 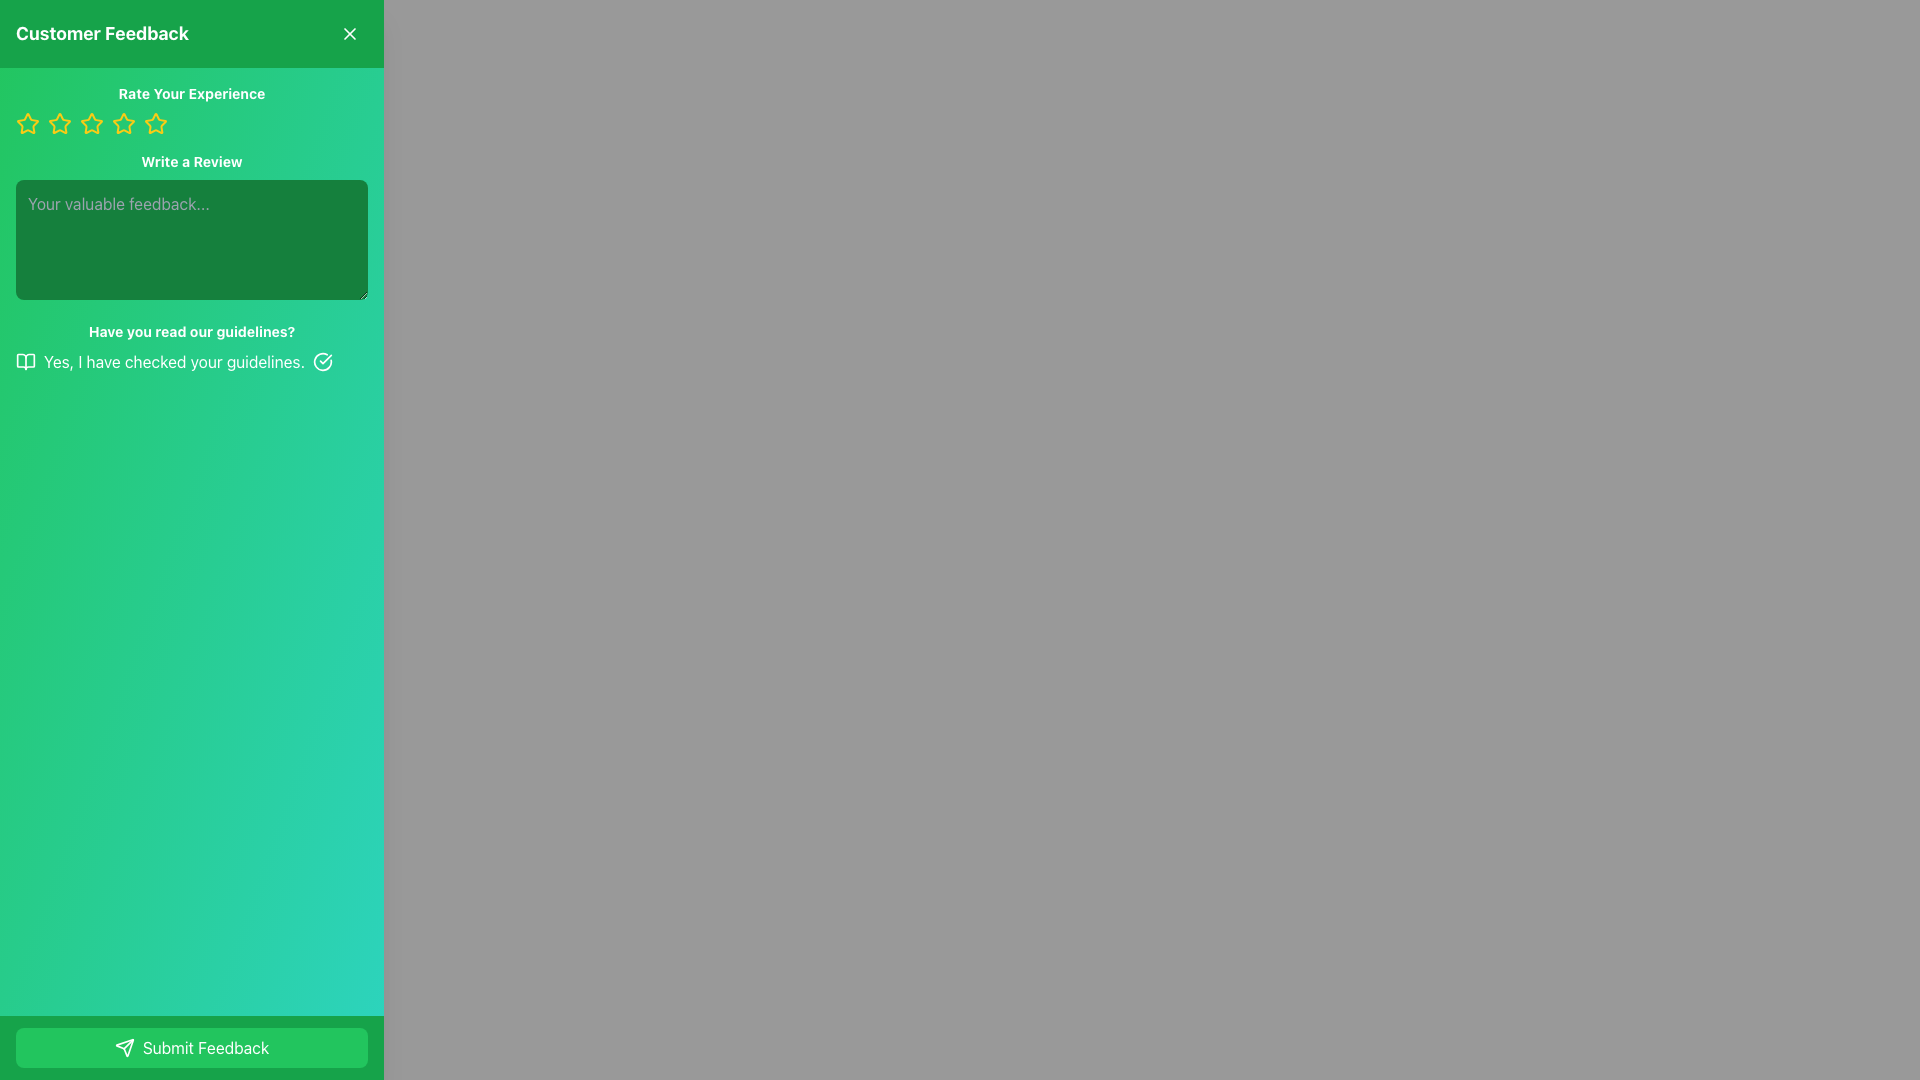 What do you see at coordinates (28, 123) in the screenshot?
I see `the first star icon in the 'Rate Your Experience' section` at bounding box center [28, 123].